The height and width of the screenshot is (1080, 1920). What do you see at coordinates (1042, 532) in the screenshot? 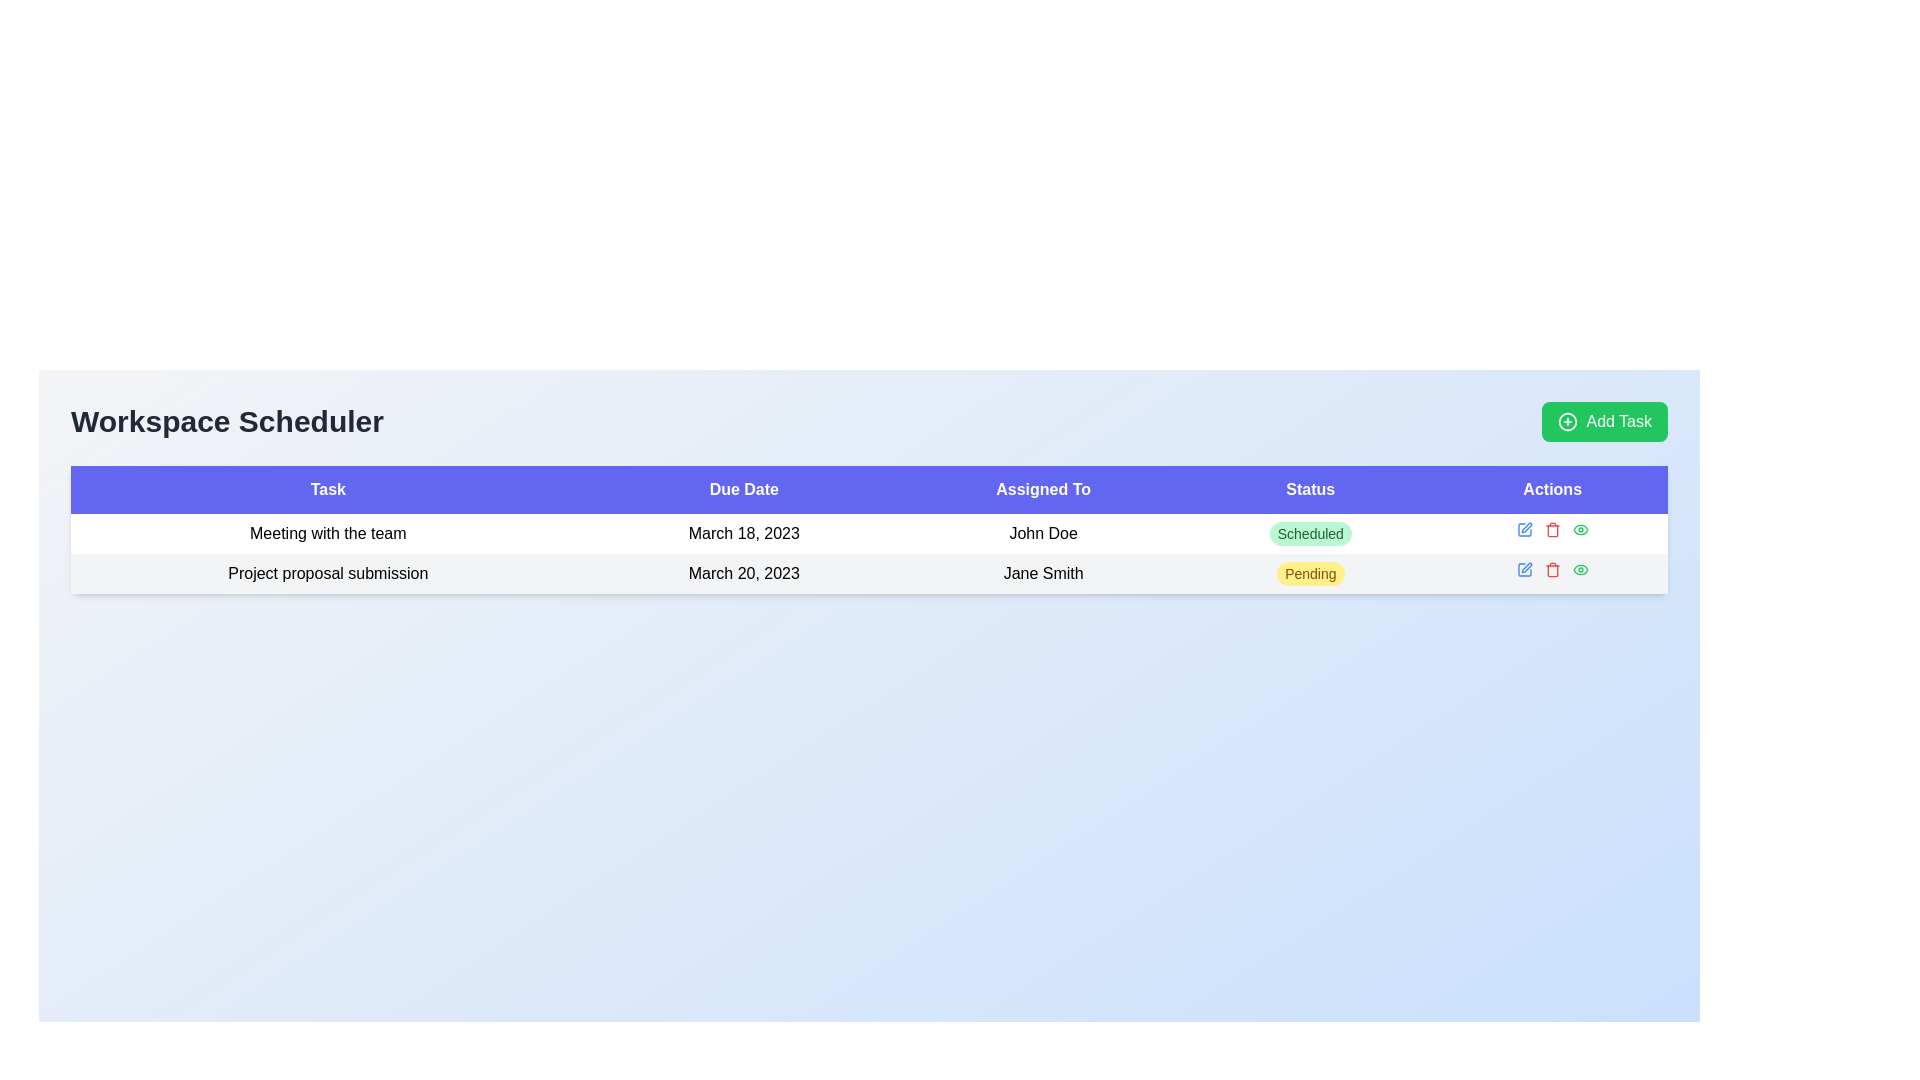
I see `the text label displaying the assignee's name for the task in the third column of the first row under 'Assigned To'` at bounding box center [1042, 532].